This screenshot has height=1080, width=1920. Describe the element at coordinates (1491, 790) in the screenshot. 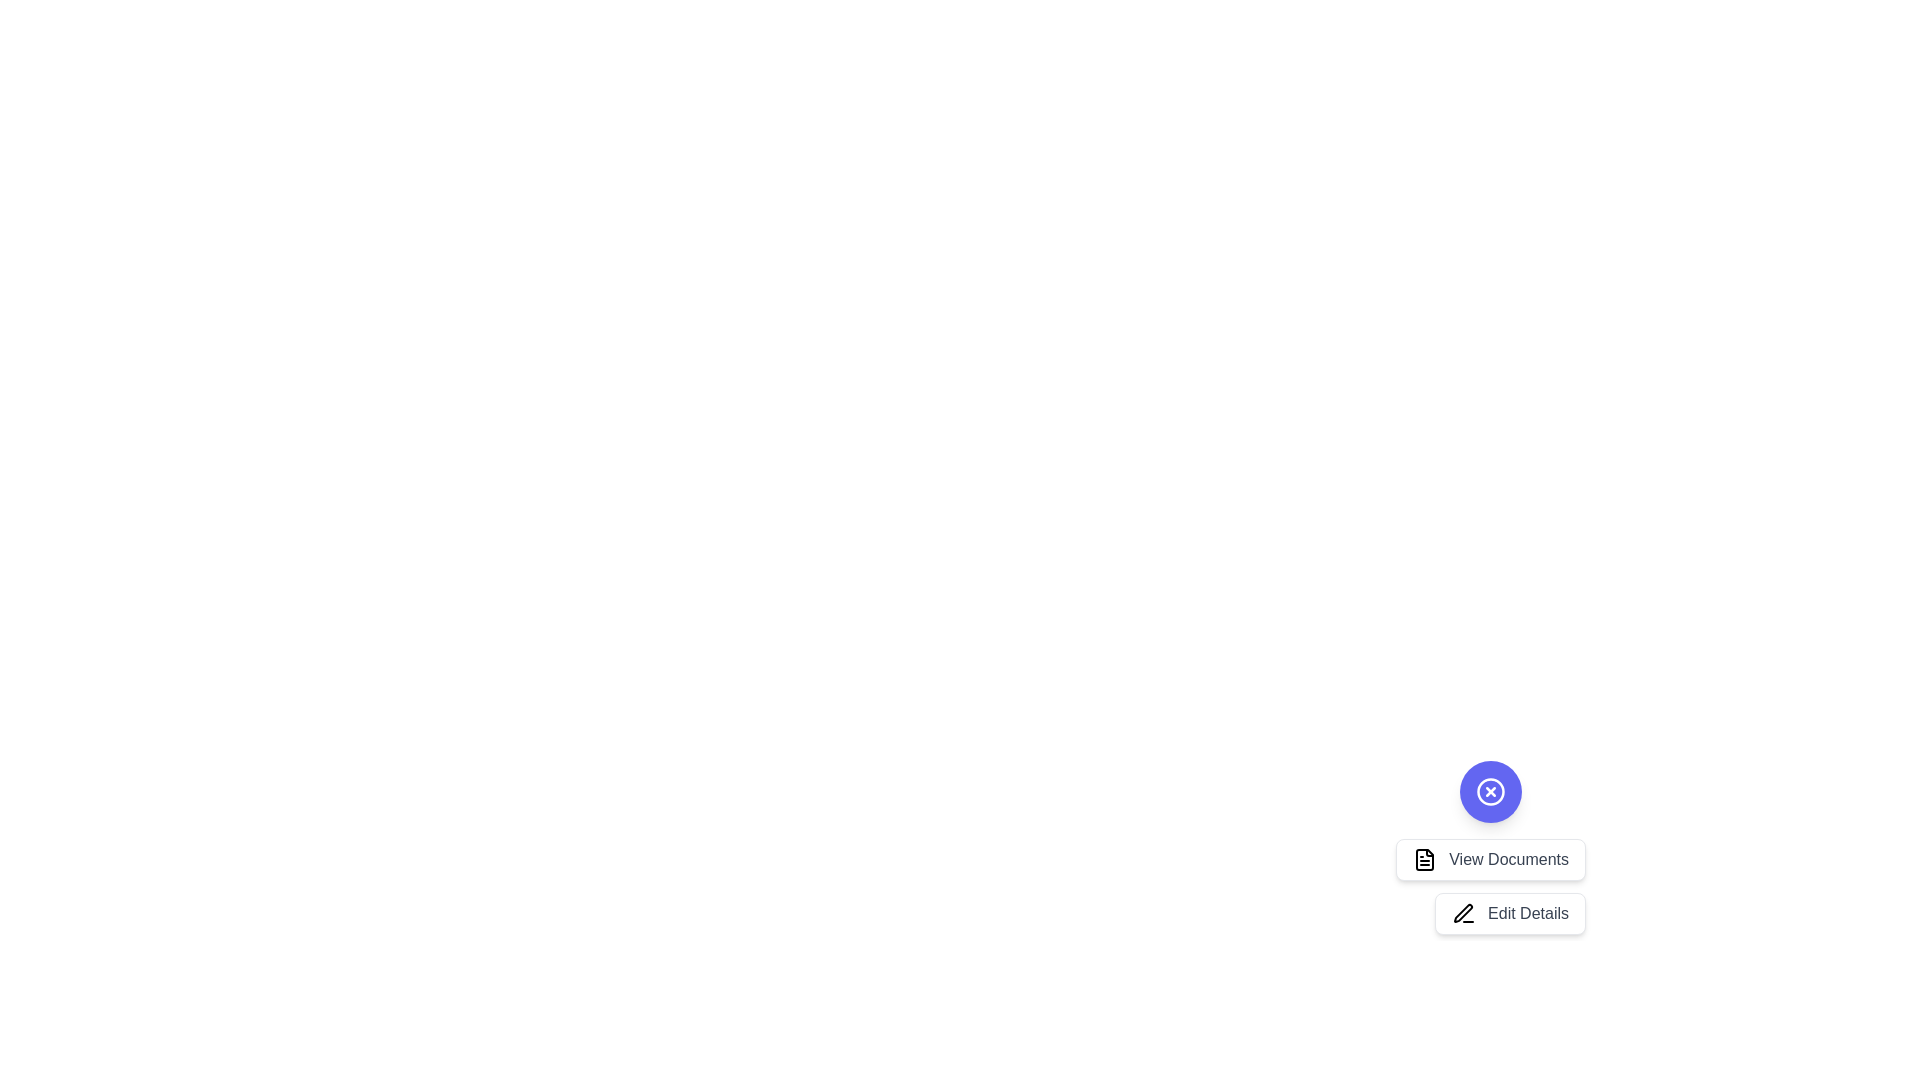

I see `toggle button to change the visibility of the speed dial options panel` at that location.